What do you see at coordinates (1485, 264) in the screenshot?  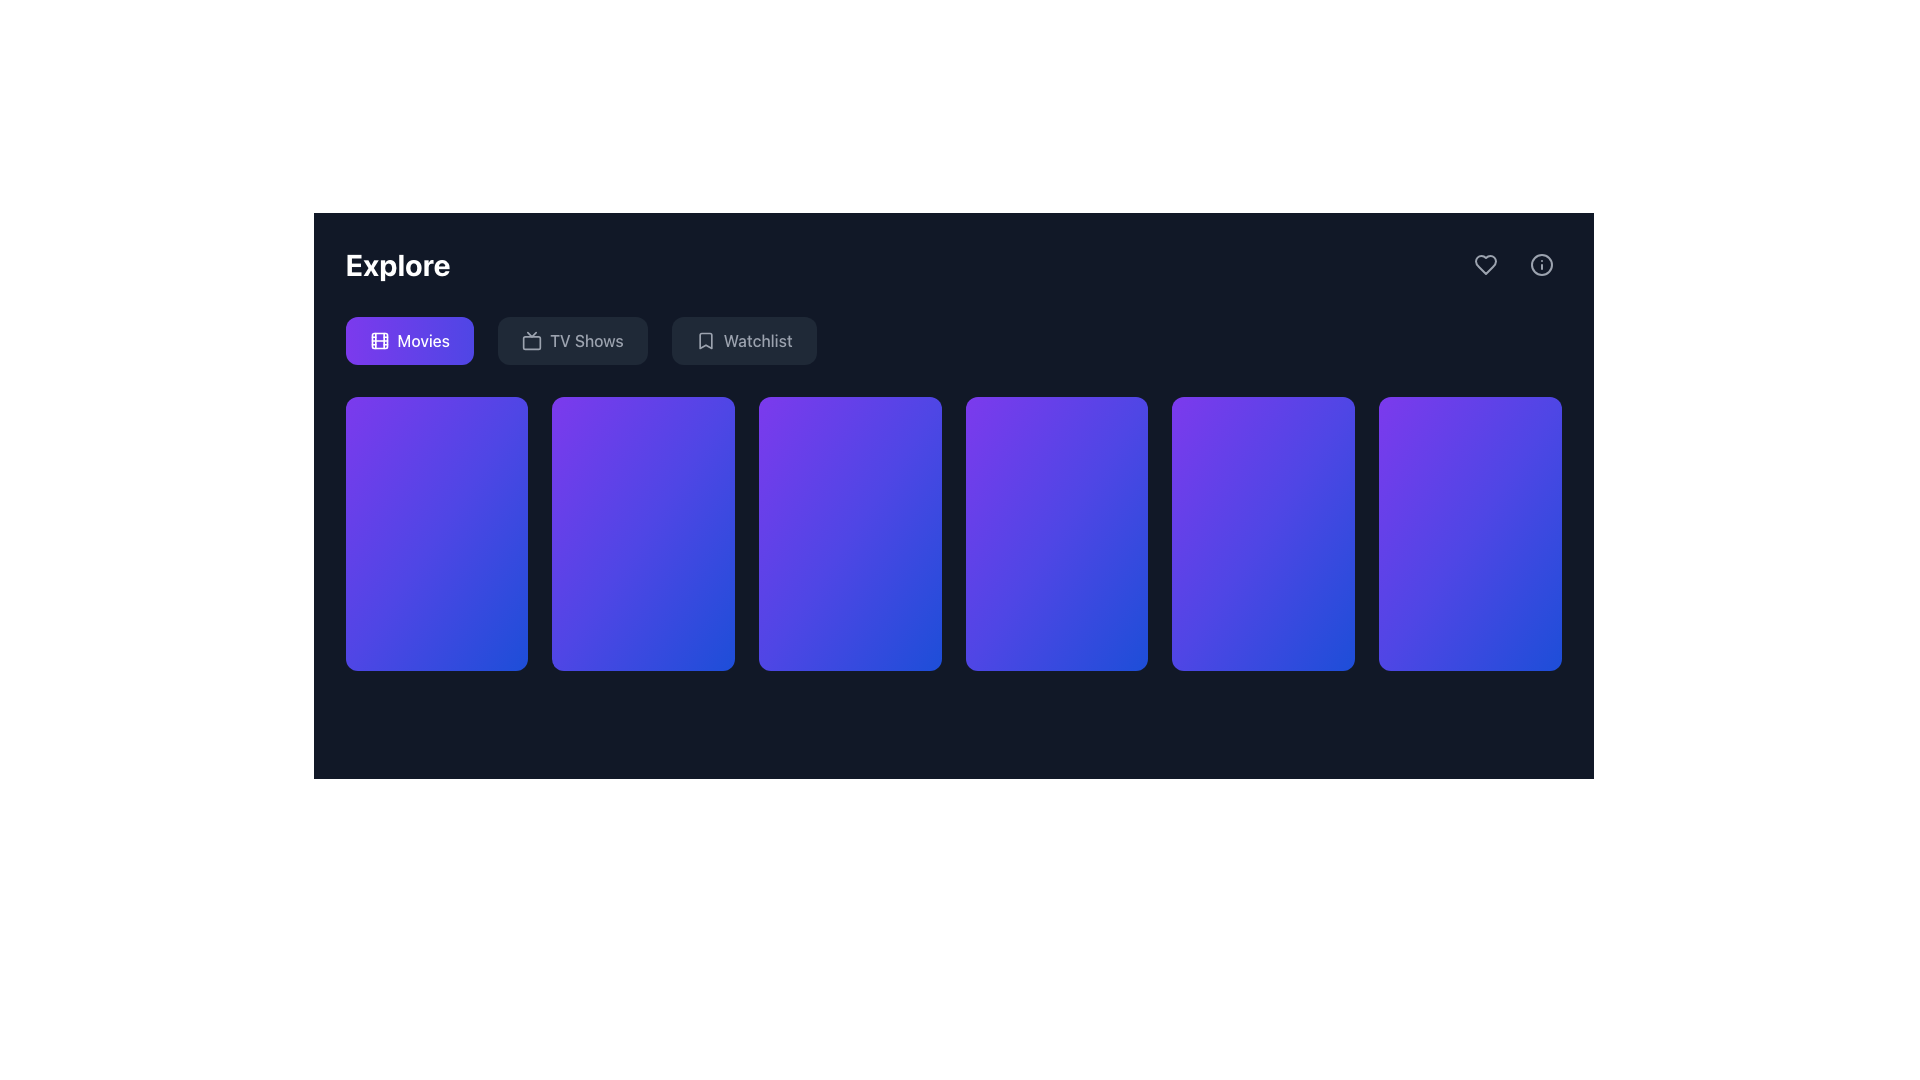 I see `the heart-shaped icon button, which has a gray outline and hollow center` at bounding box center [1485, 264].